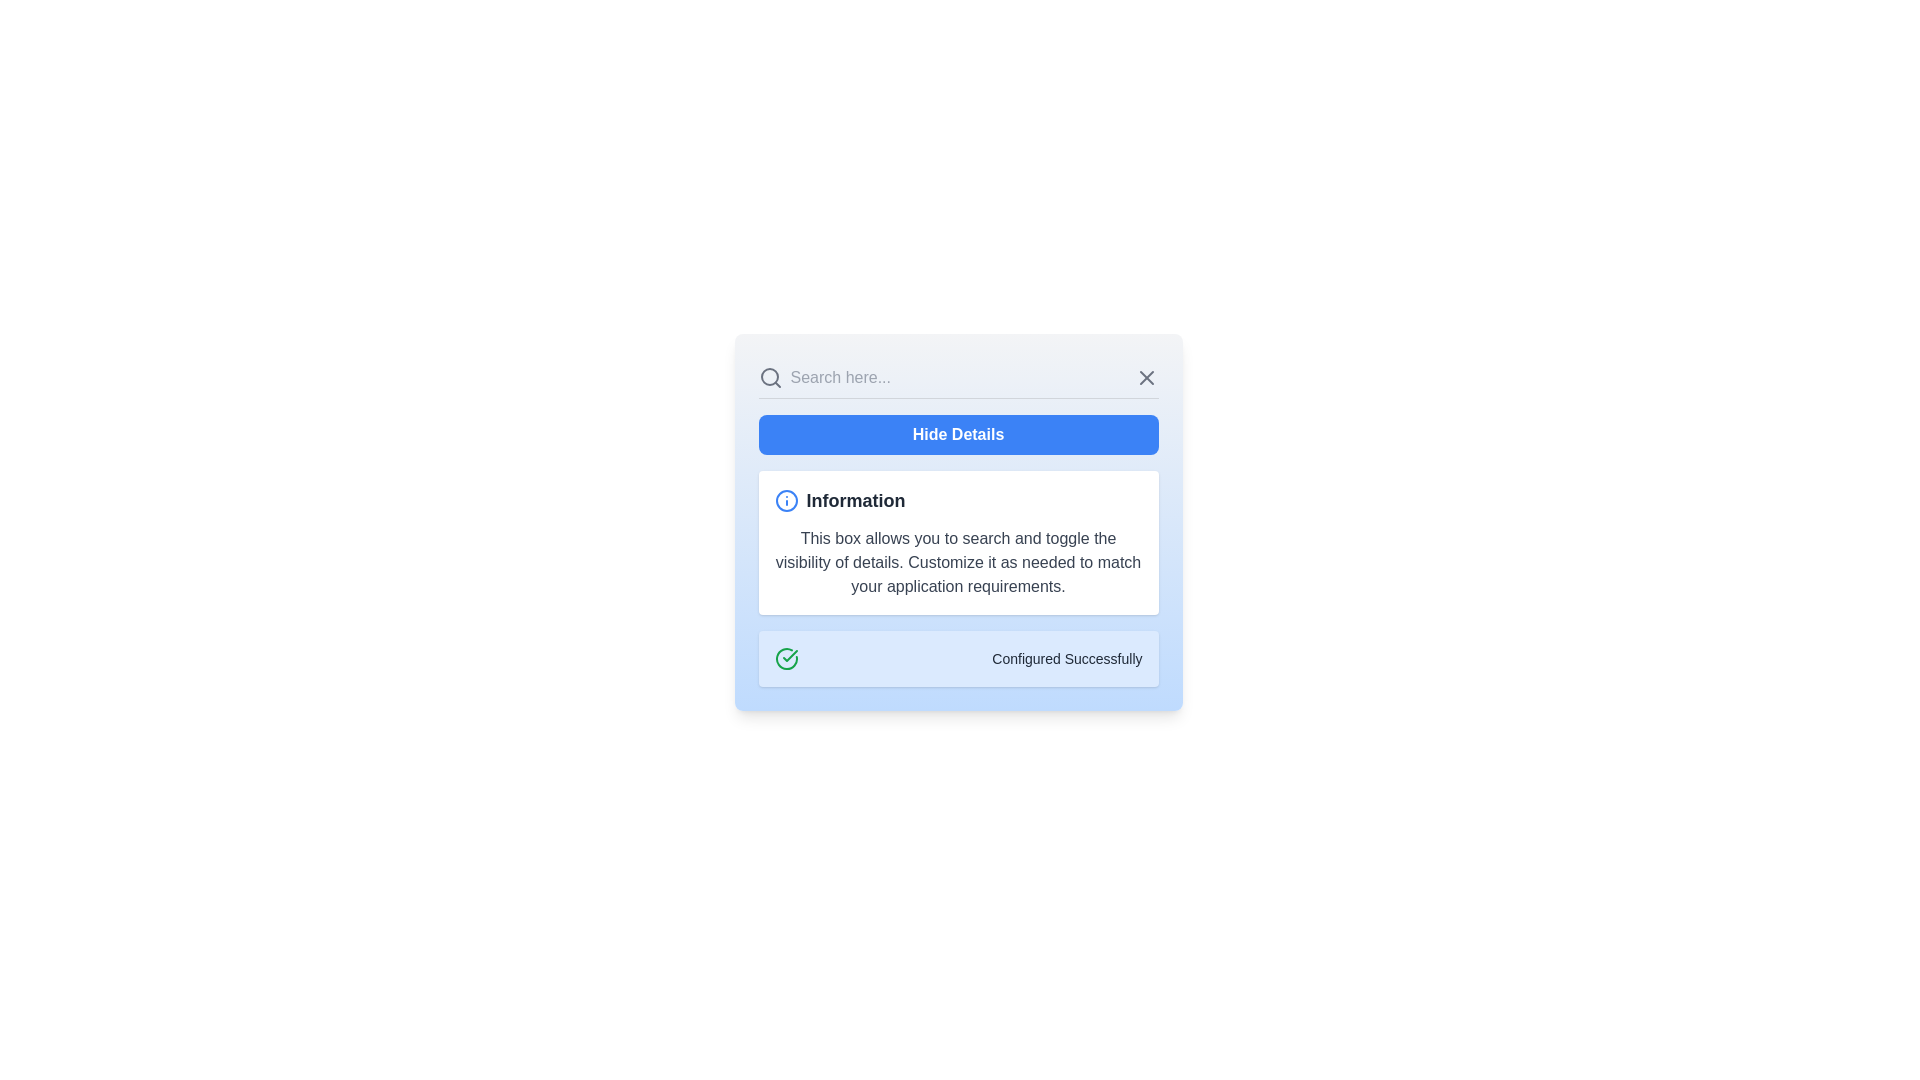  I want to click on the status icon indicating a successfully completed action, located to the left of the text 'Configured Successfully' in the blue notification box, so click(785, 659).